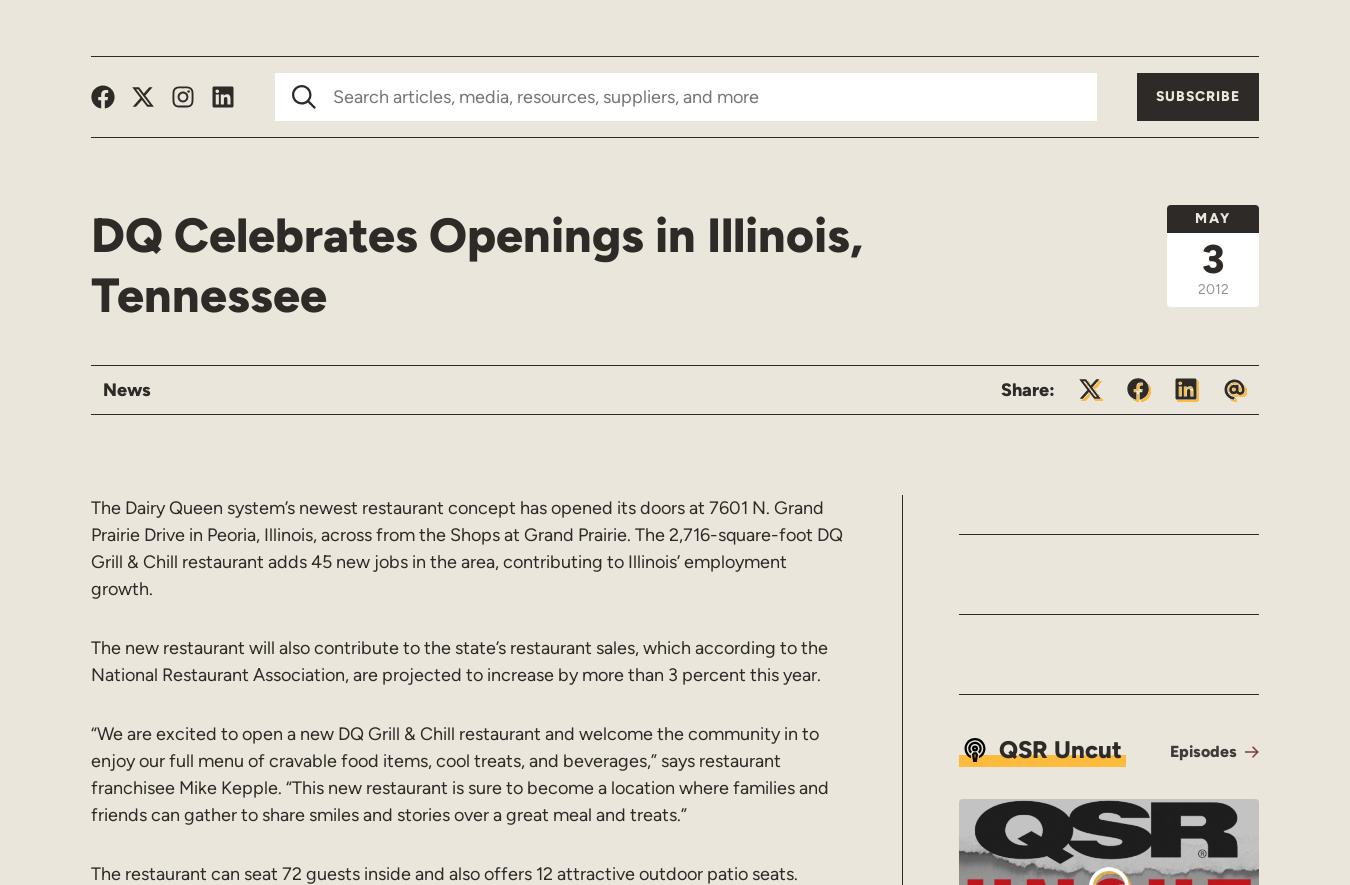  Describe the element at coordinates (1121, 301) in the screenshot. I see `'PrimoHoagies to Host Customer Appreciation Day on November 14'` at that location.